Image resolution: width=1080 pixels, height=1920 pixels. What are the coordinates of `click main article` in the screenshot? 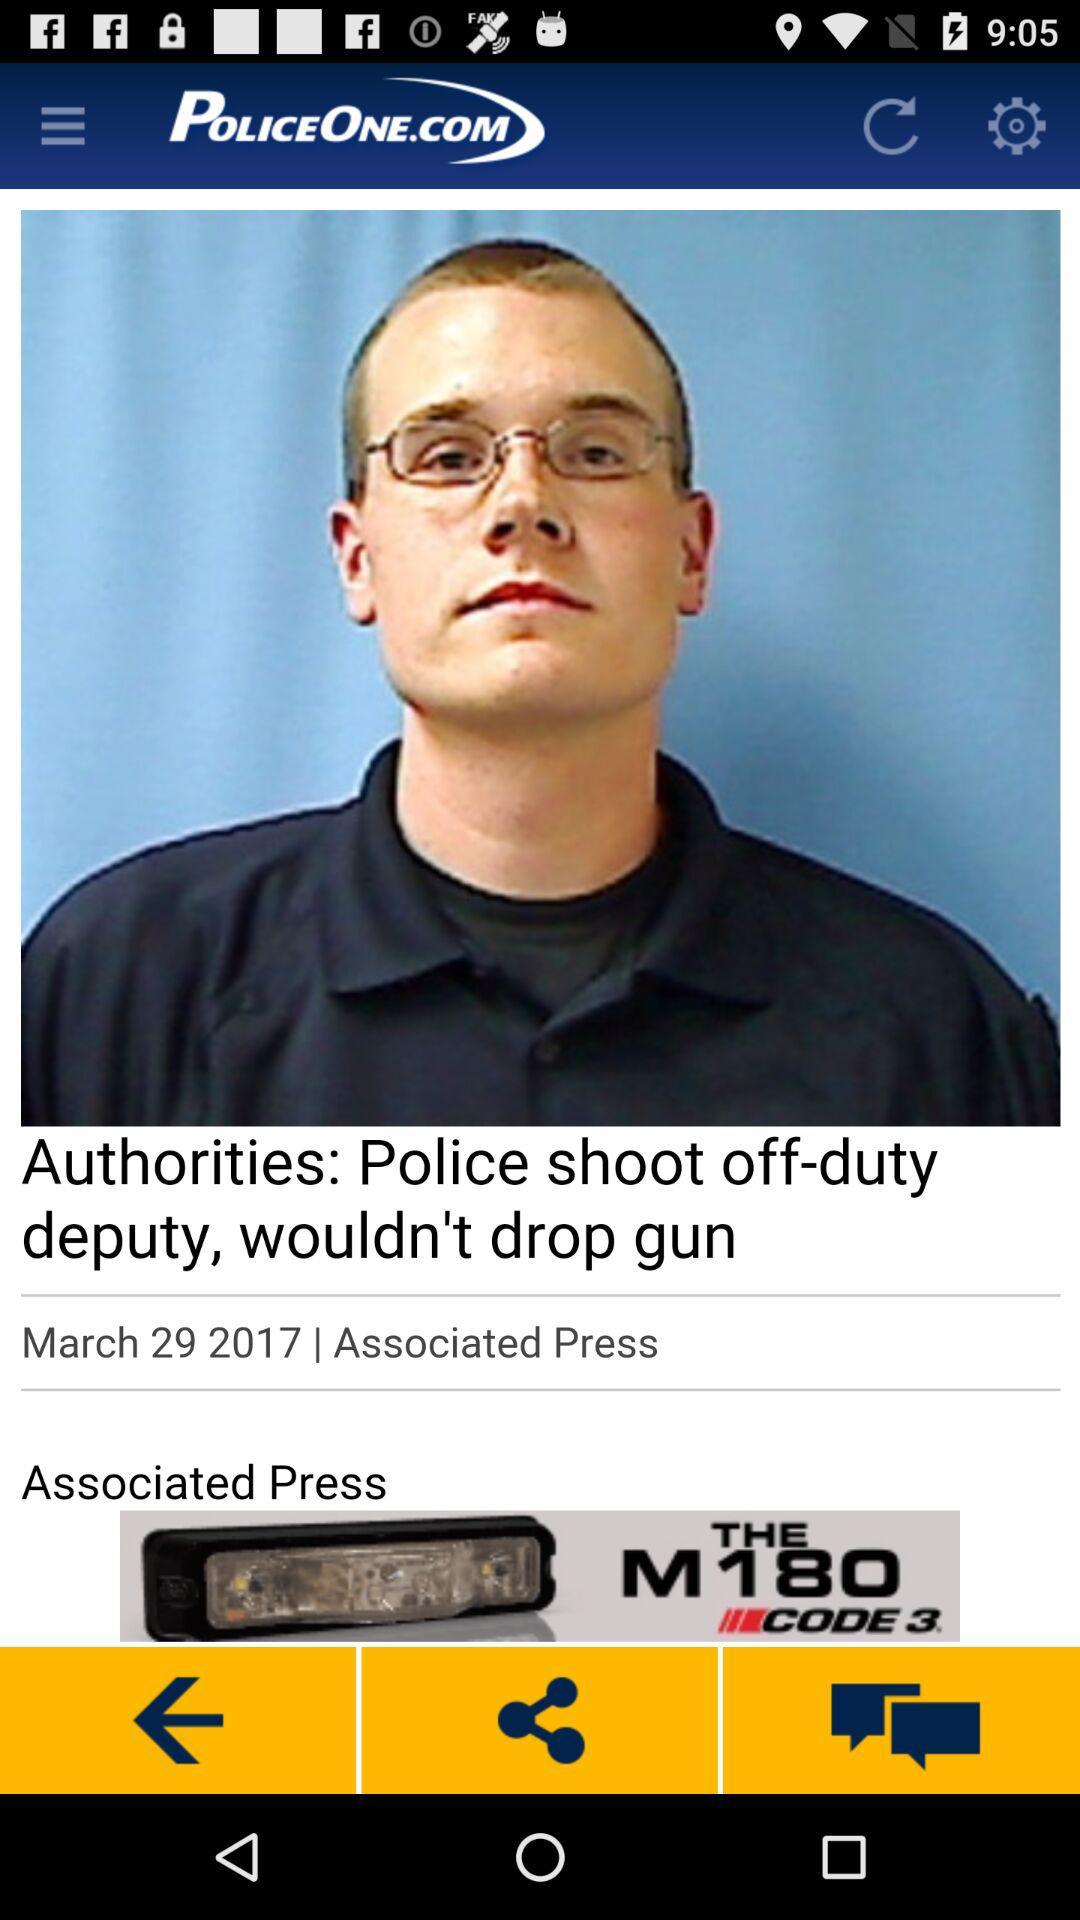 It's located at (540, 847).